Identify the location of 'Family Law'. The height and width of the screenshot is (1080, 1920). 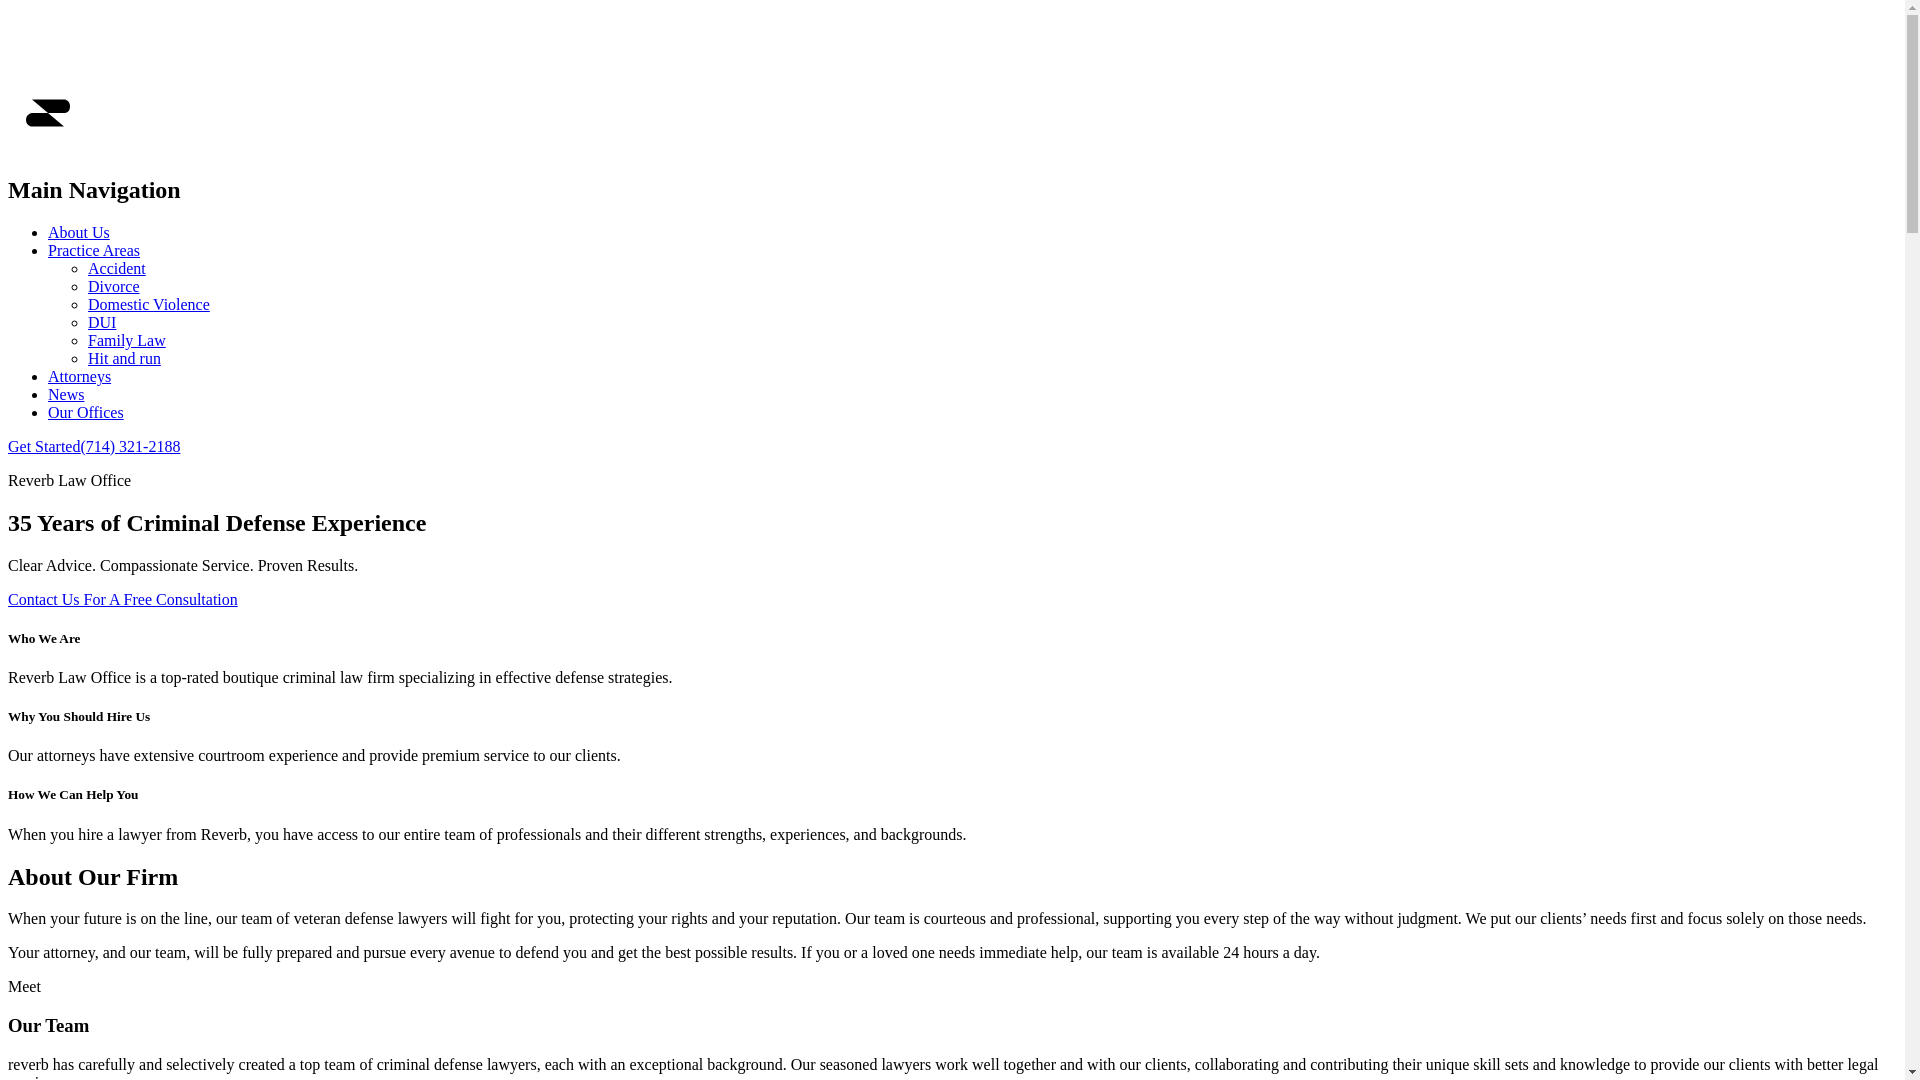
(125, 339).